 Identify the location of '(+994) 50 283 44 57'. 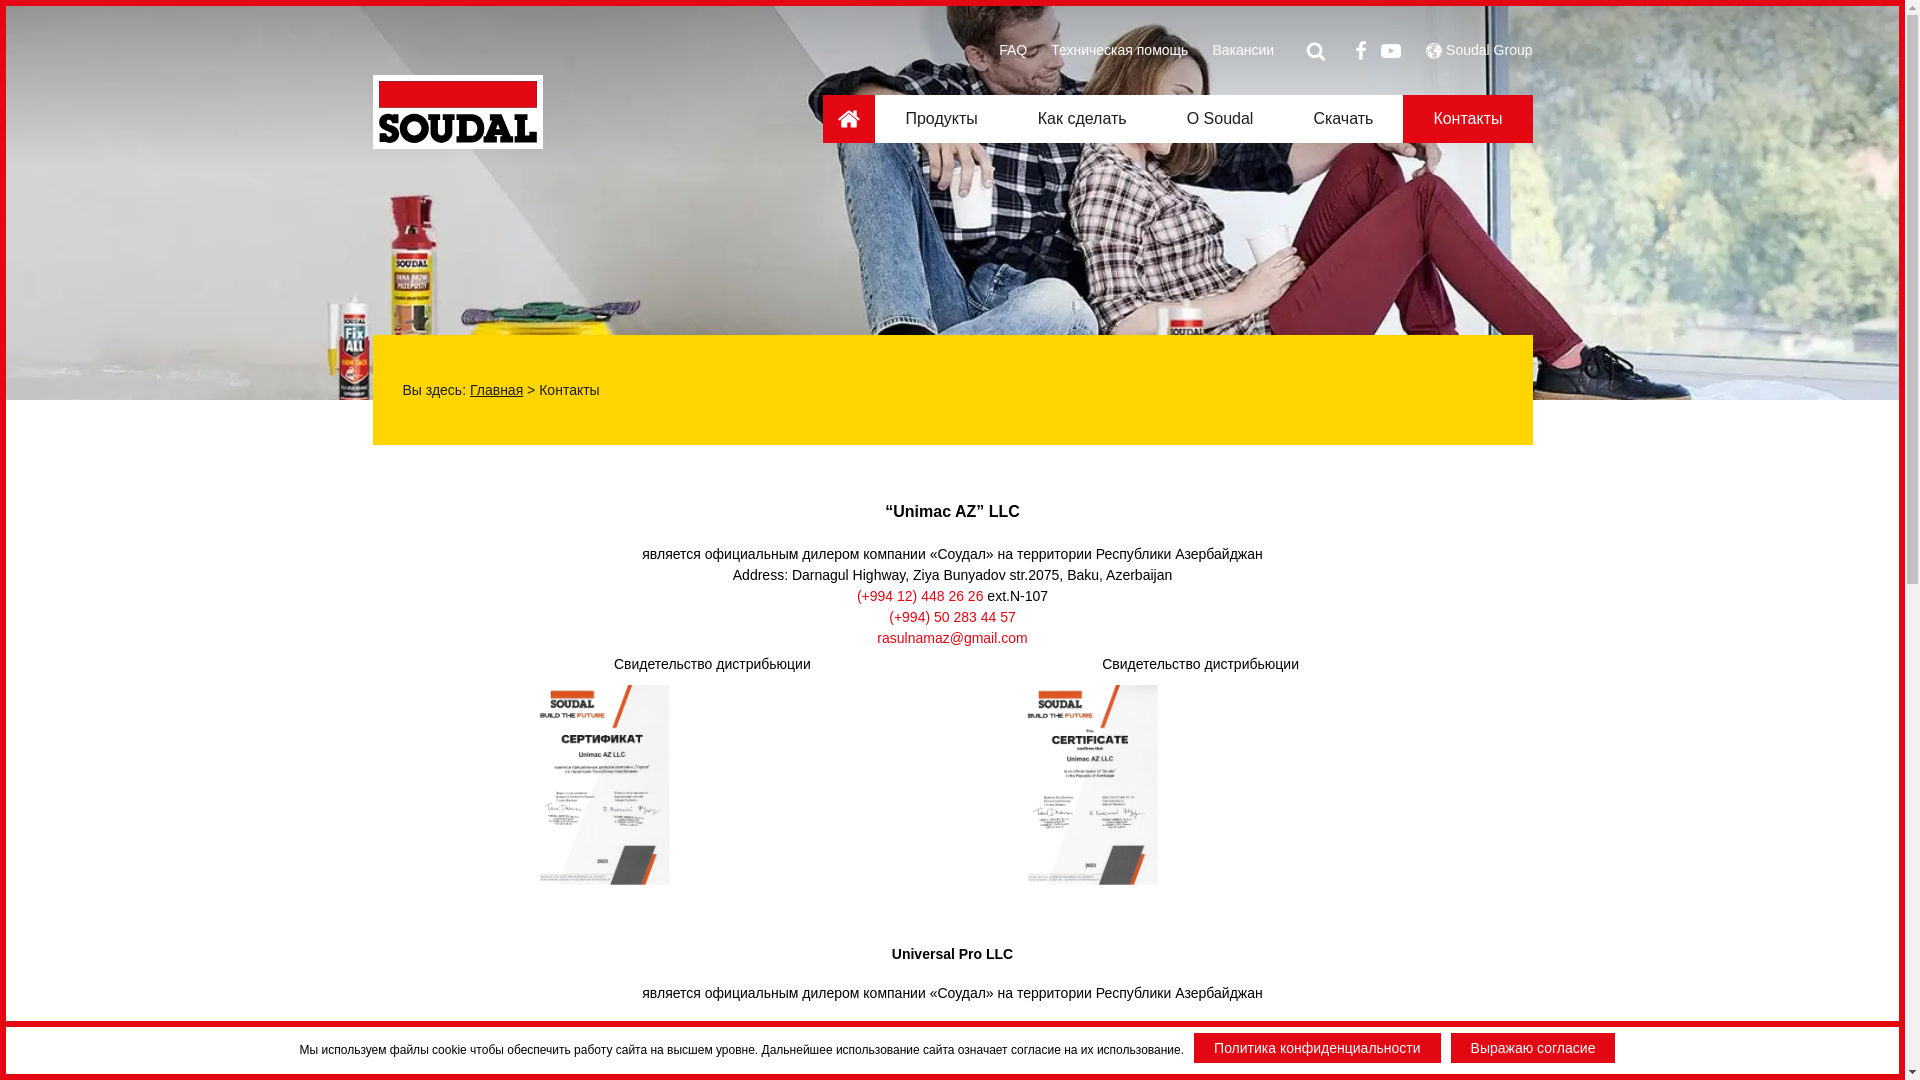
(951, 616).